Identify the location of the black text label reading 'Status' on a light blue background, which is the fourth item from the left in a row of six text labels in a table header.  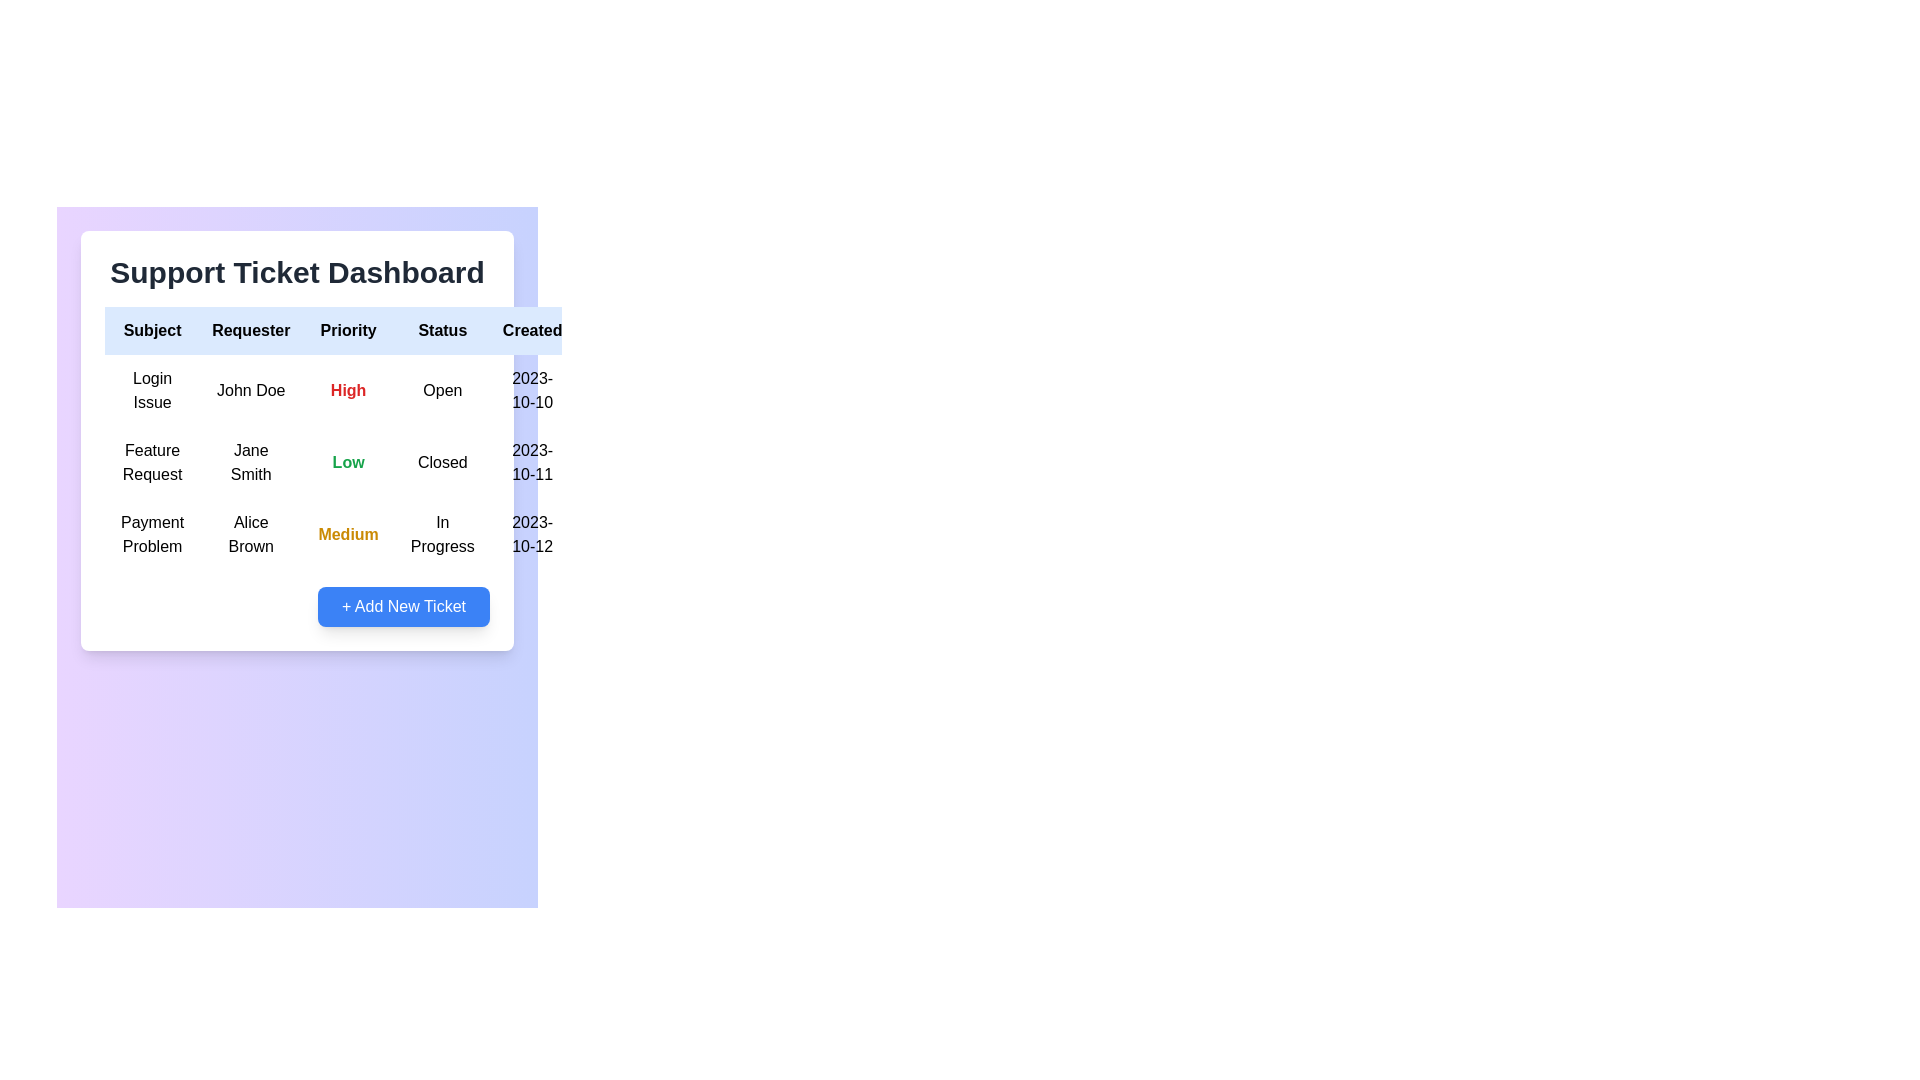
(441, 330).